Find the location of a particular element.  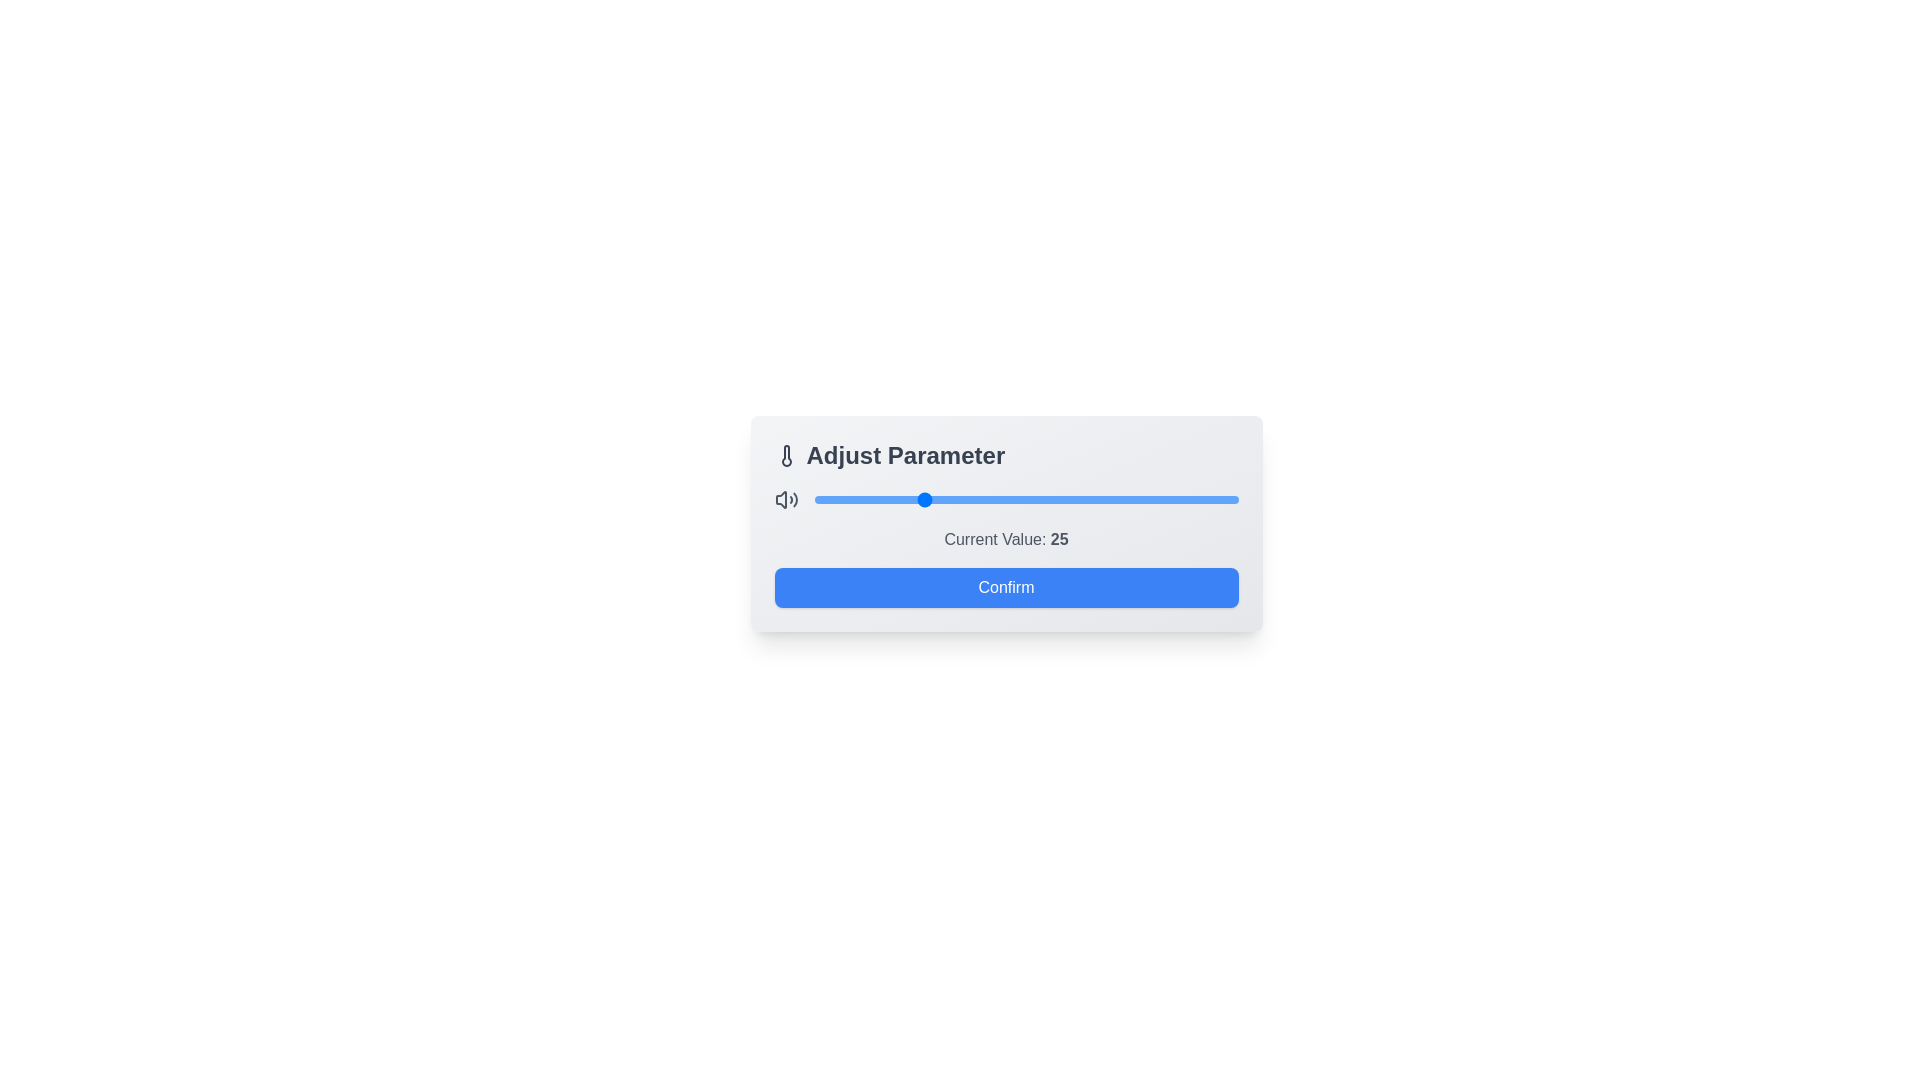

the slider which allows users to select a value within a range of 0 to 100, currently set at 25 is located at coordinates (1026, 499).